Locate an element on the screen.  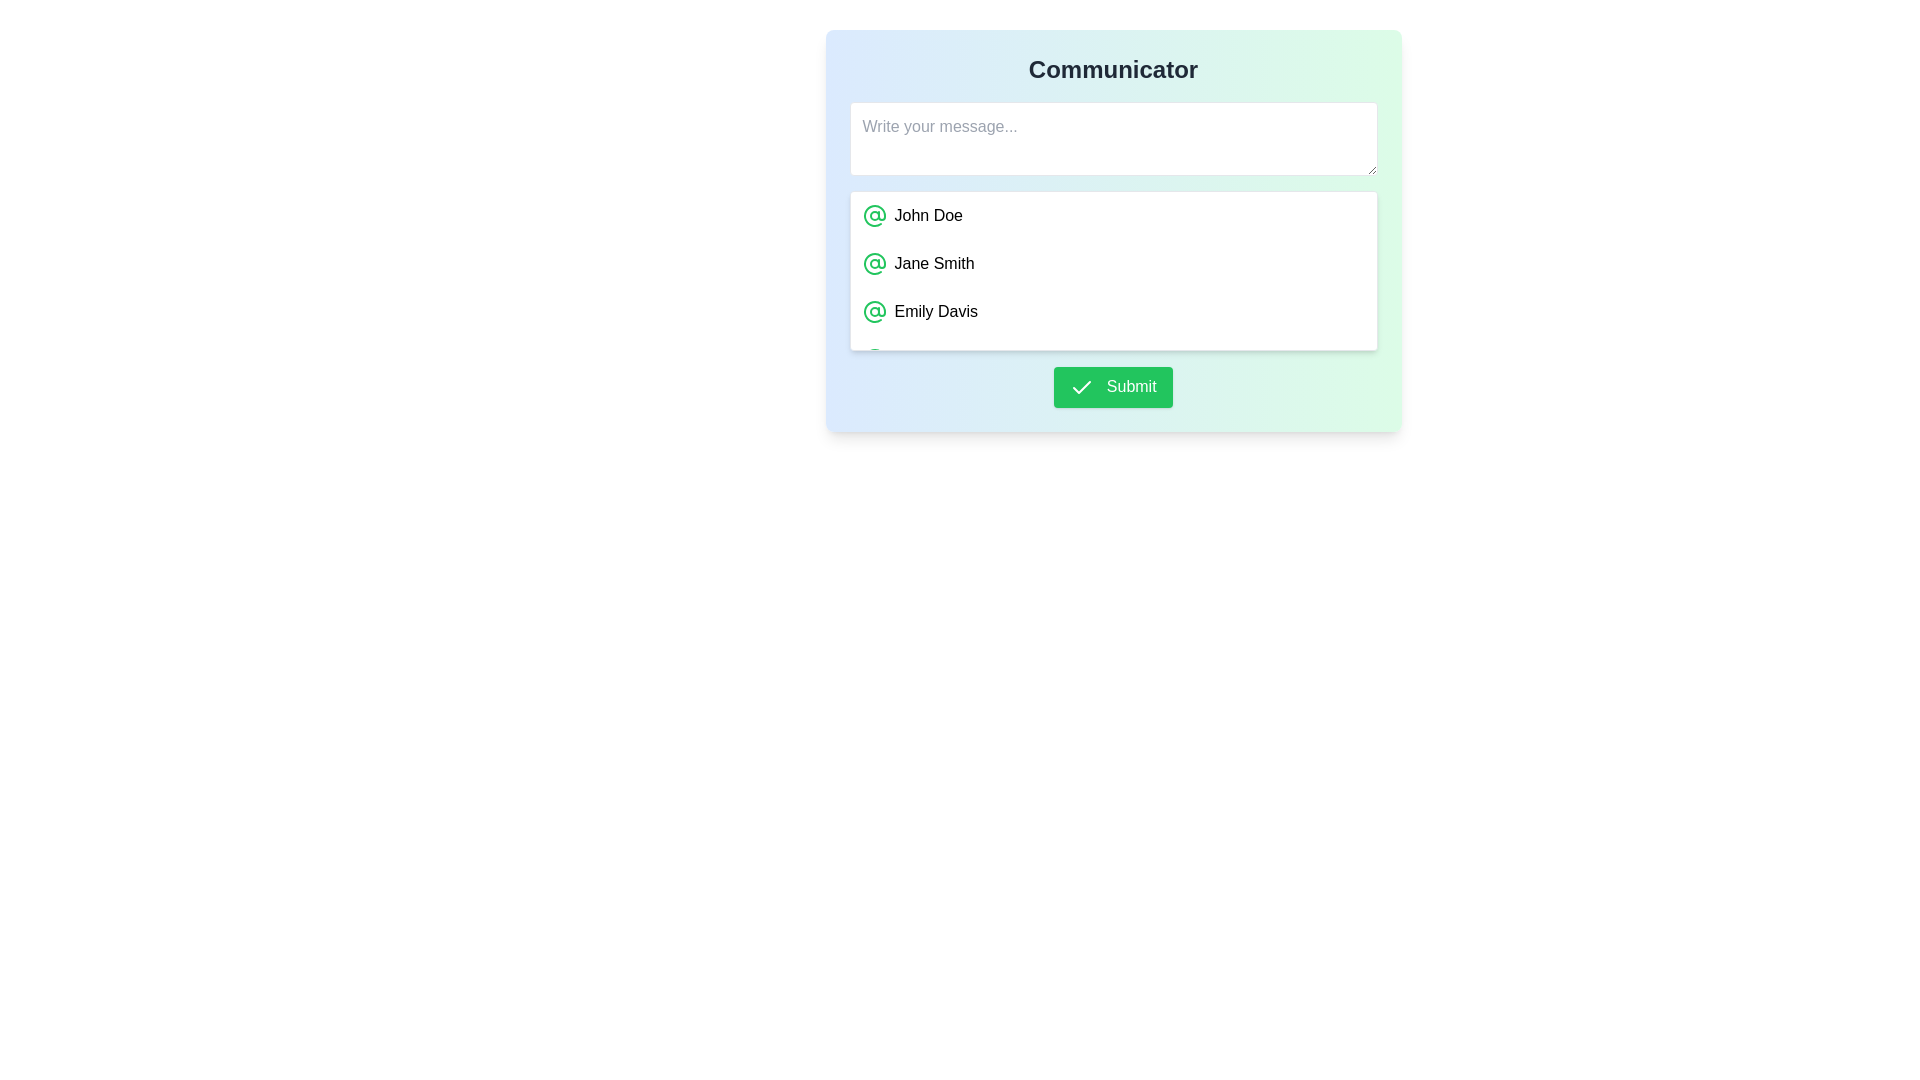
the green '@' icon located next to the text 'Emily Davis' in the list of names is located at coordinates (874, 312).